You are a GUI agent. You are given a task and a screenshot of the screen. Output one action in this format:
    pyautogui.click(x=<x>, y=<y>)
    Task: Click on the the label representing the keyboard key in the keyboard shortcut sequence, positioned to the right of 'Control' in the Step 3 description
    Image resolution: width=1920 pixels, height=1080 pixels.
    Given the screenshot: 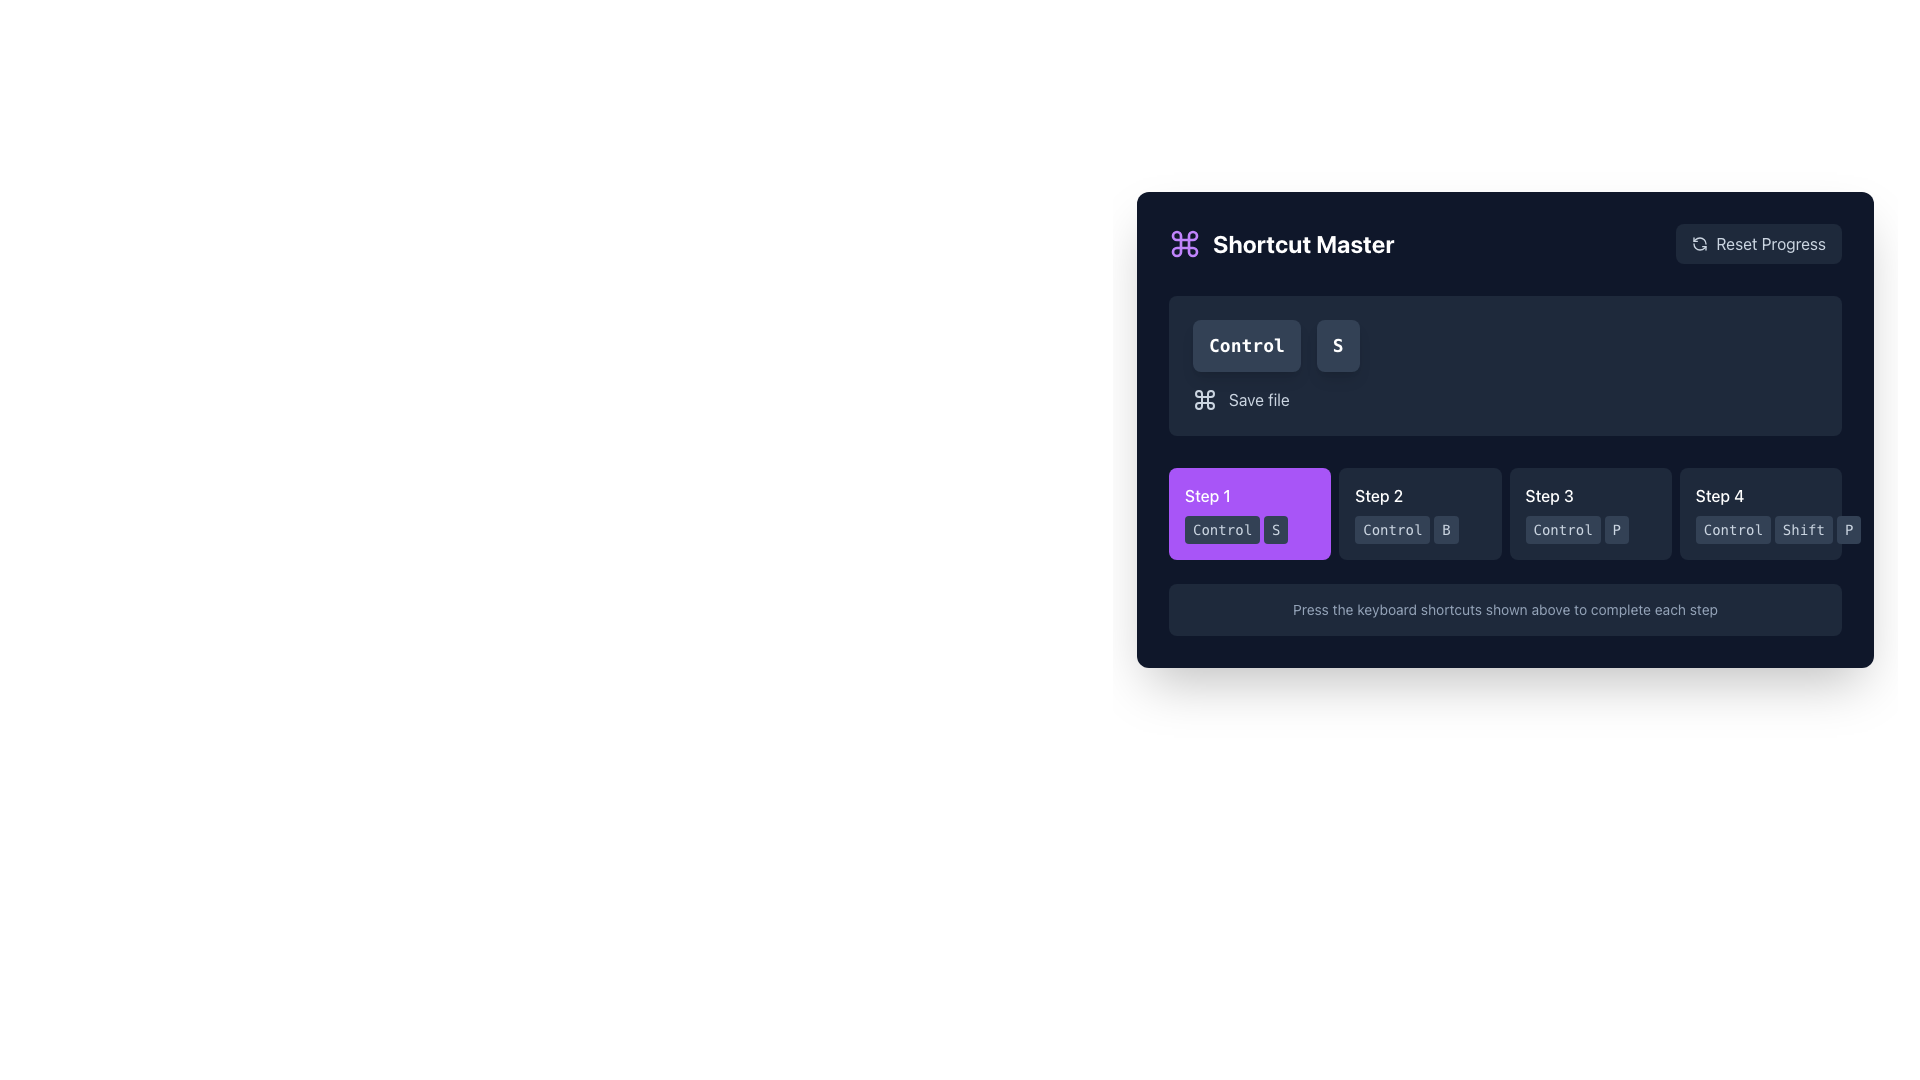 What is the action you would take?
    pyautogui.click(x=1616, y=528)
    